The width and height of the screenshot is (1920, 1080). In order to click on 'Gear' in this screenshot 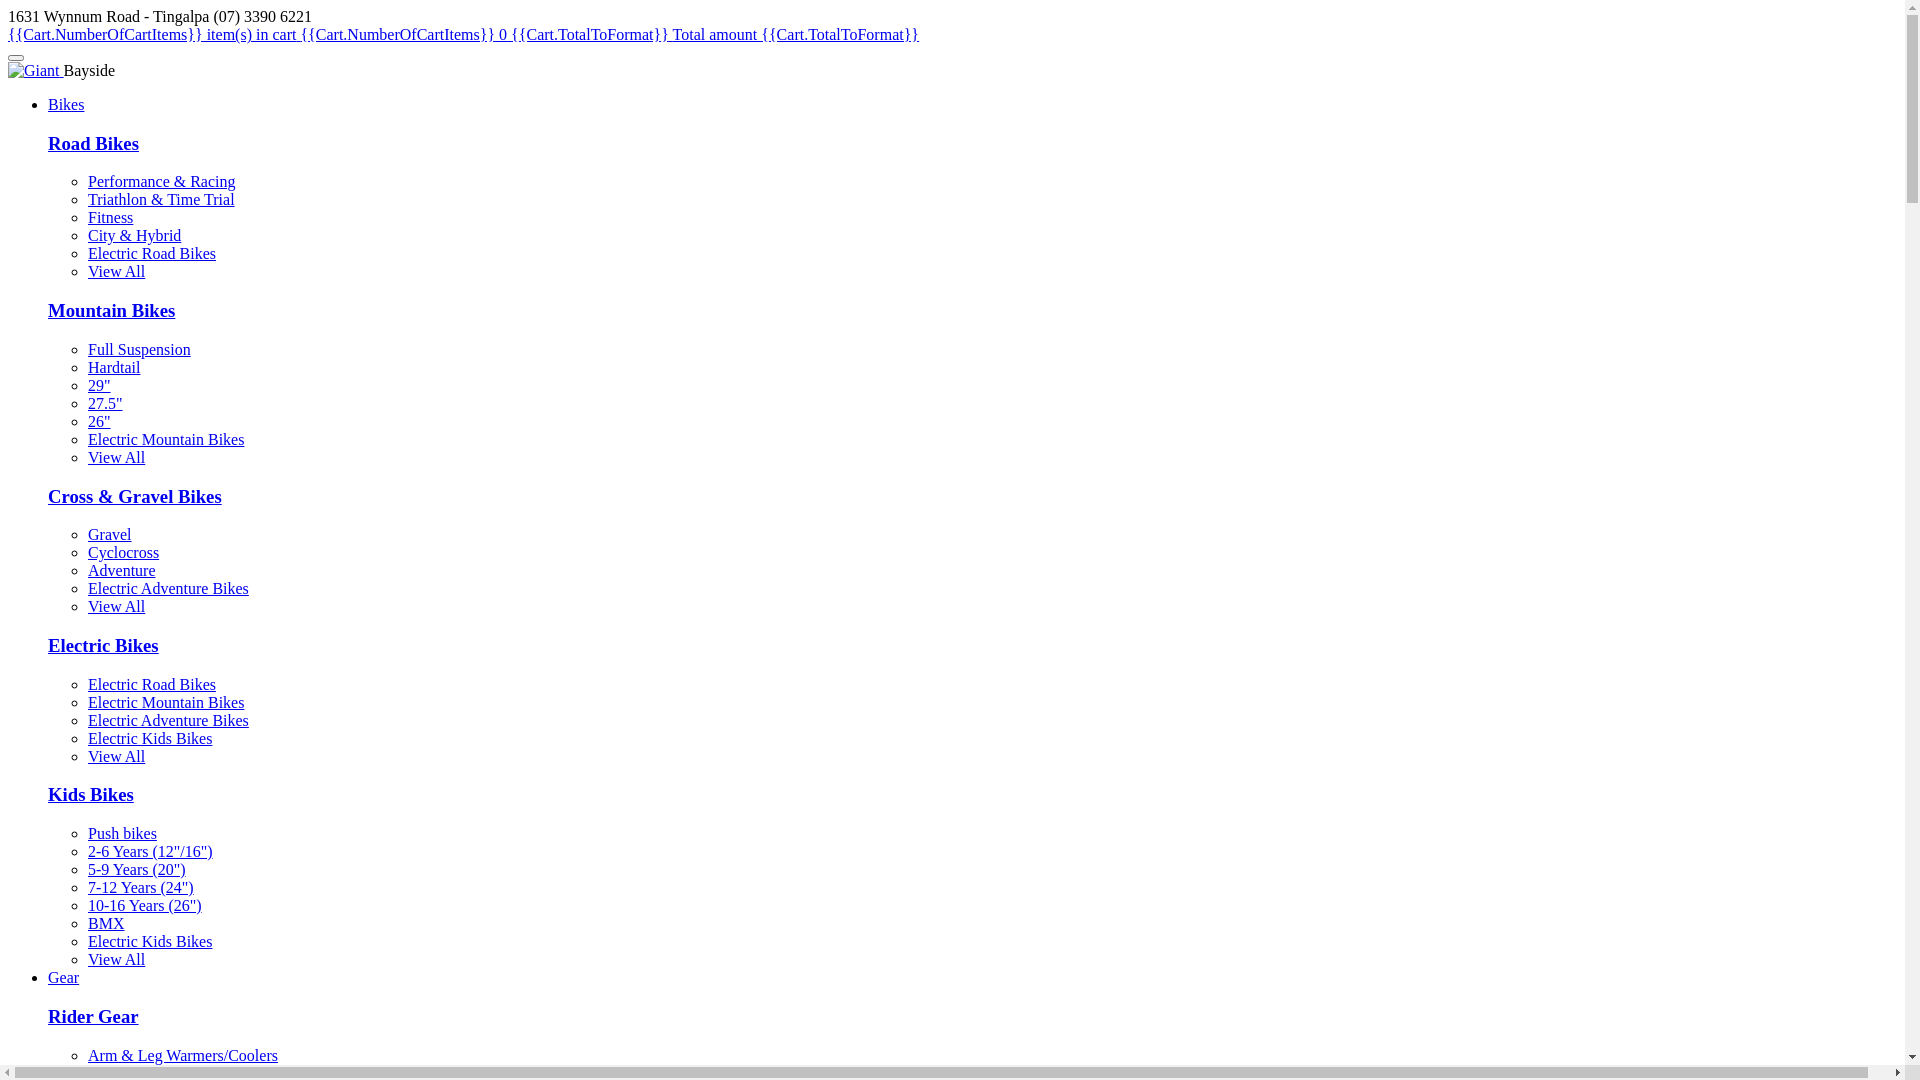, I will do `click(63, 976)`.